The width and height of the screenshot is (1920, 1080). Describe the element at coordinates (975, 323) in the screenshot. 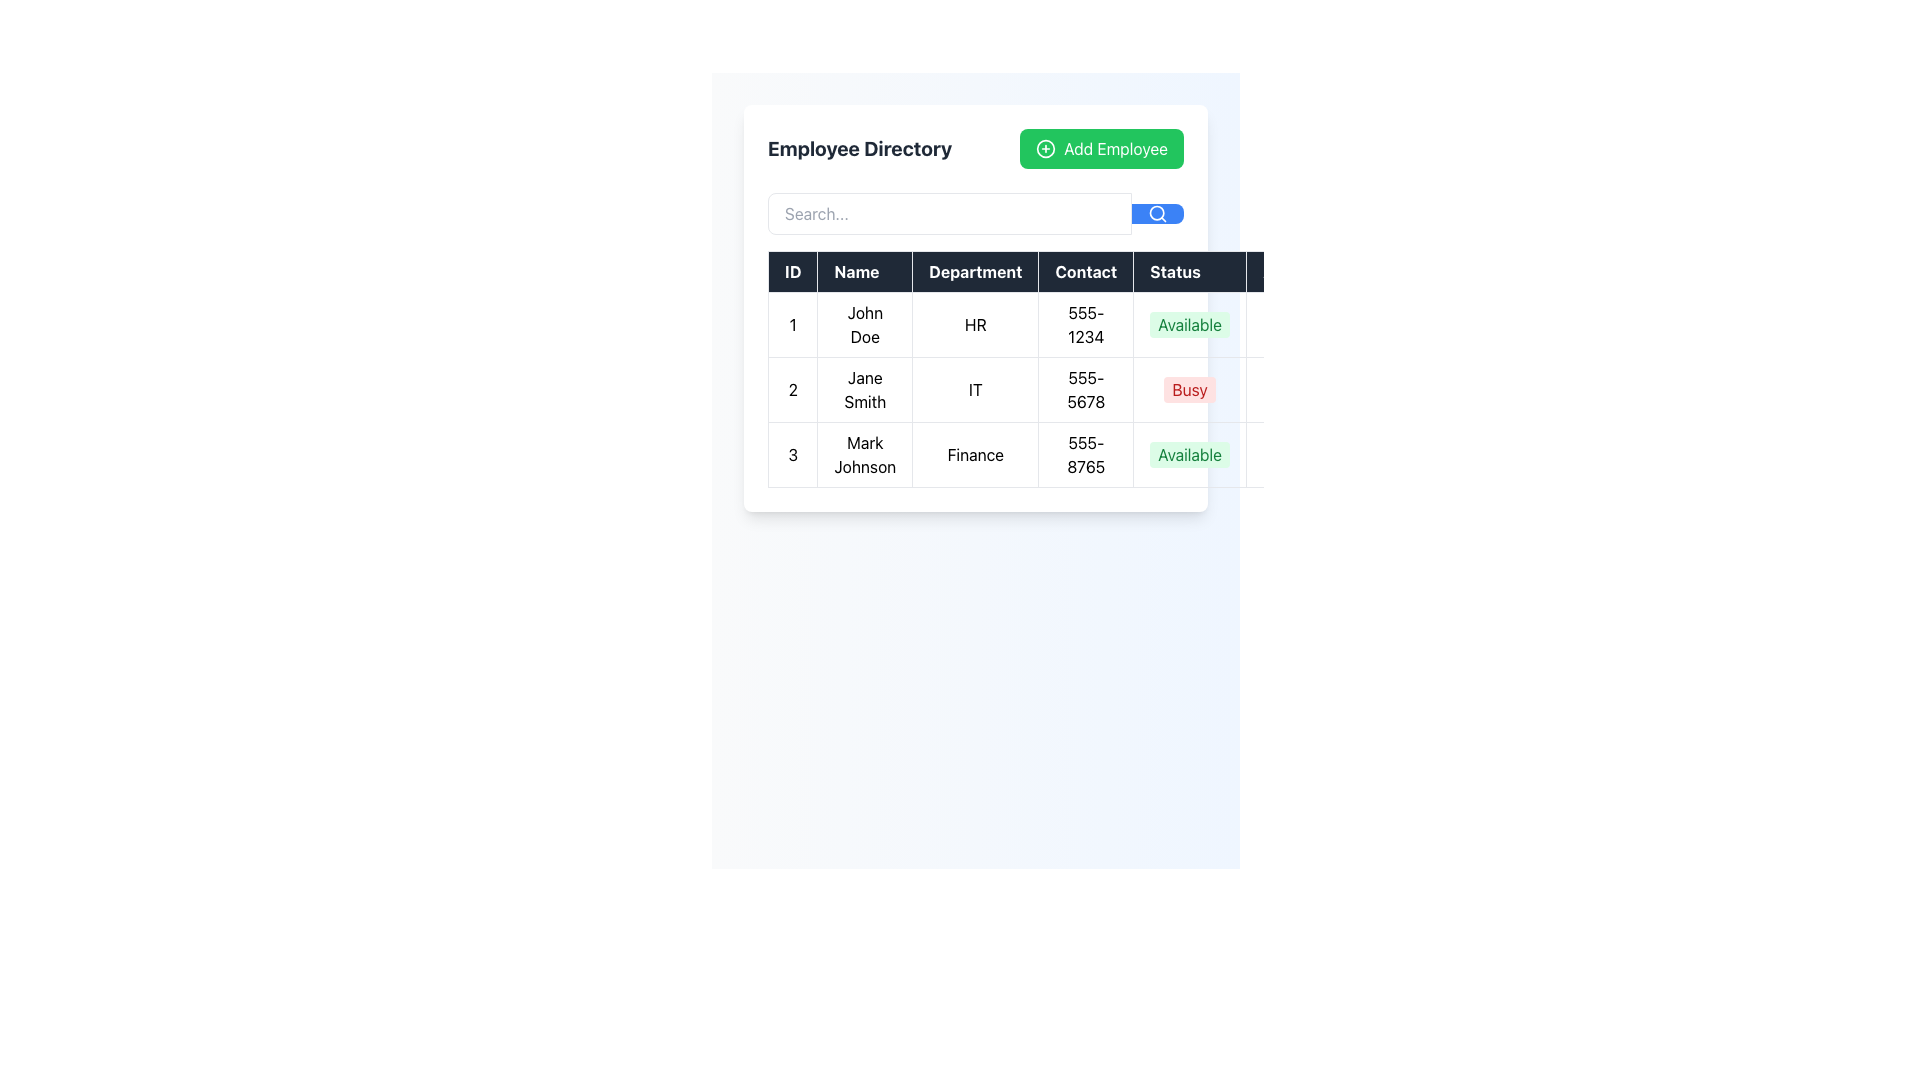

I see `the table cell displaying 'HR' located in the first row under the 'Department' column, which is the third cell following the 'Name' column` at that location.